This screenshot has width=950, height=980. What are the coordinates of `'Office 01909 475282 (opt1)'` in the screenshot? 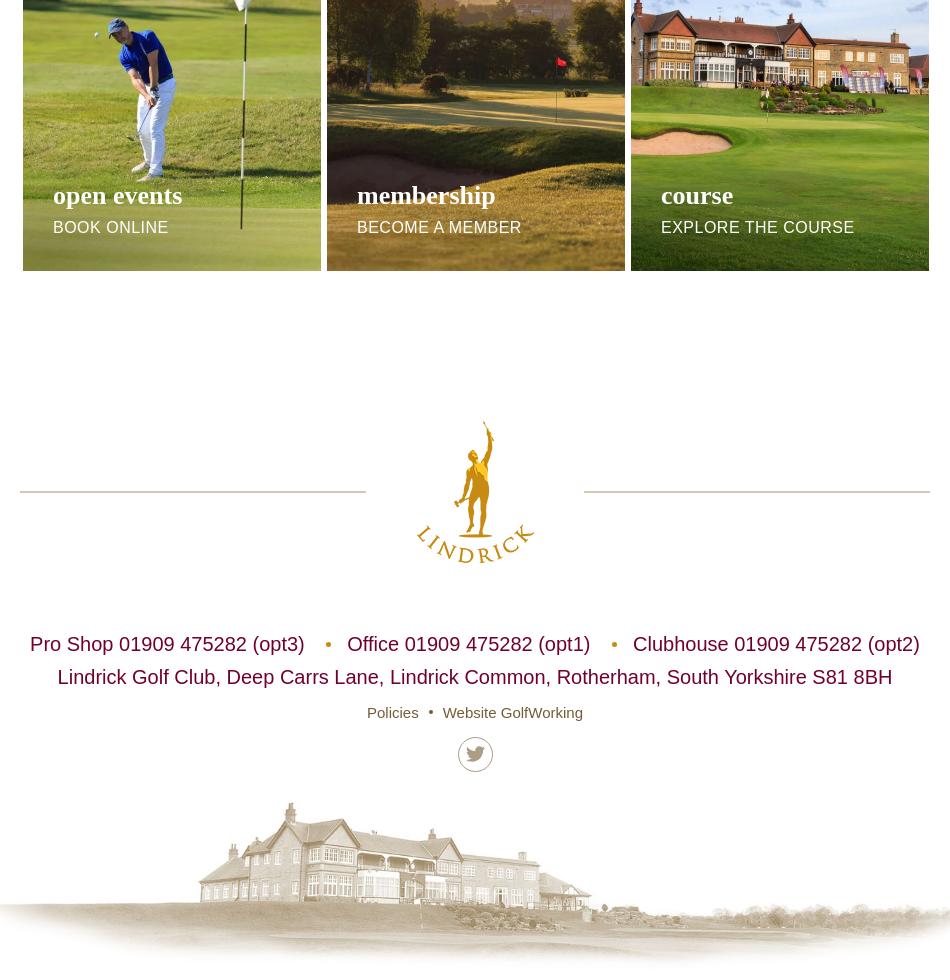 It's located at (470, 642).